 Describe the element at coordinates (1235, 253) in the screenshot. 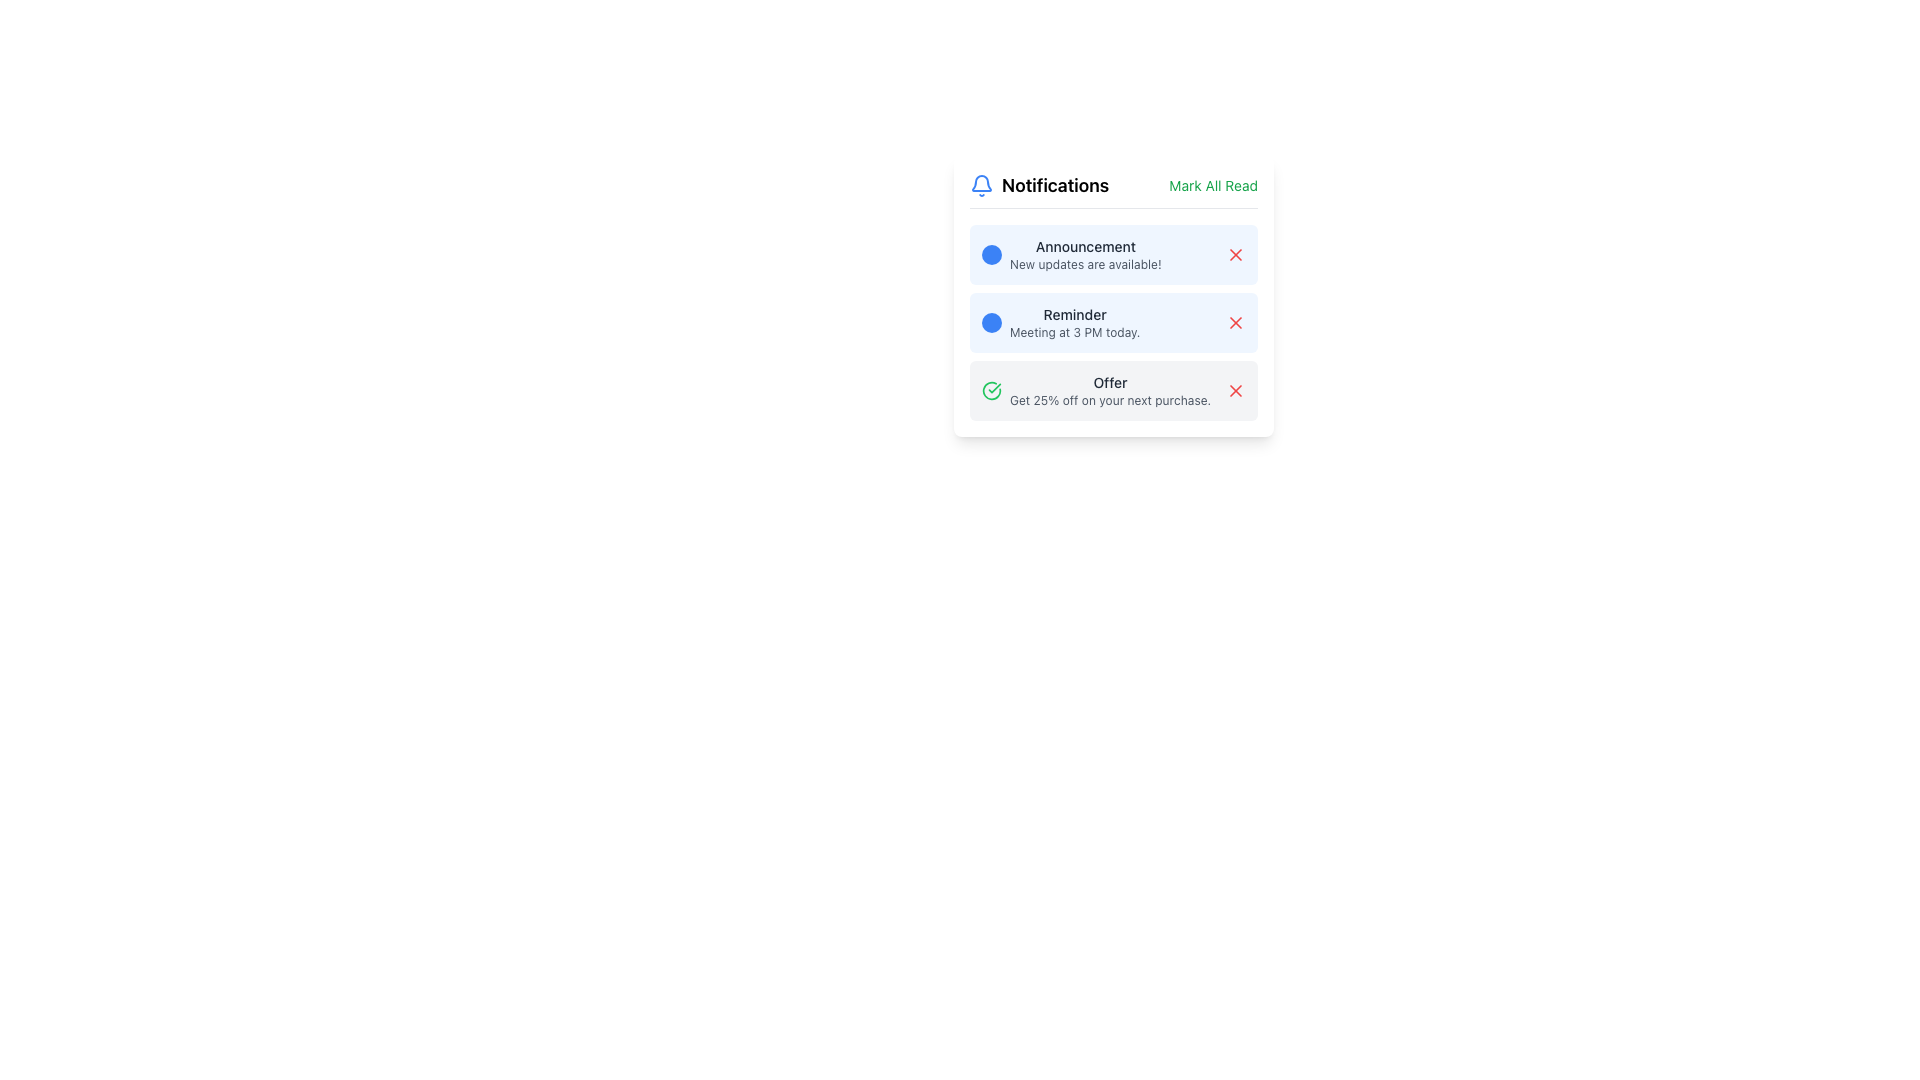

I see `the 'delete' icon located at the top right corner of the first notification card, which represents a dismiss function` at that location.